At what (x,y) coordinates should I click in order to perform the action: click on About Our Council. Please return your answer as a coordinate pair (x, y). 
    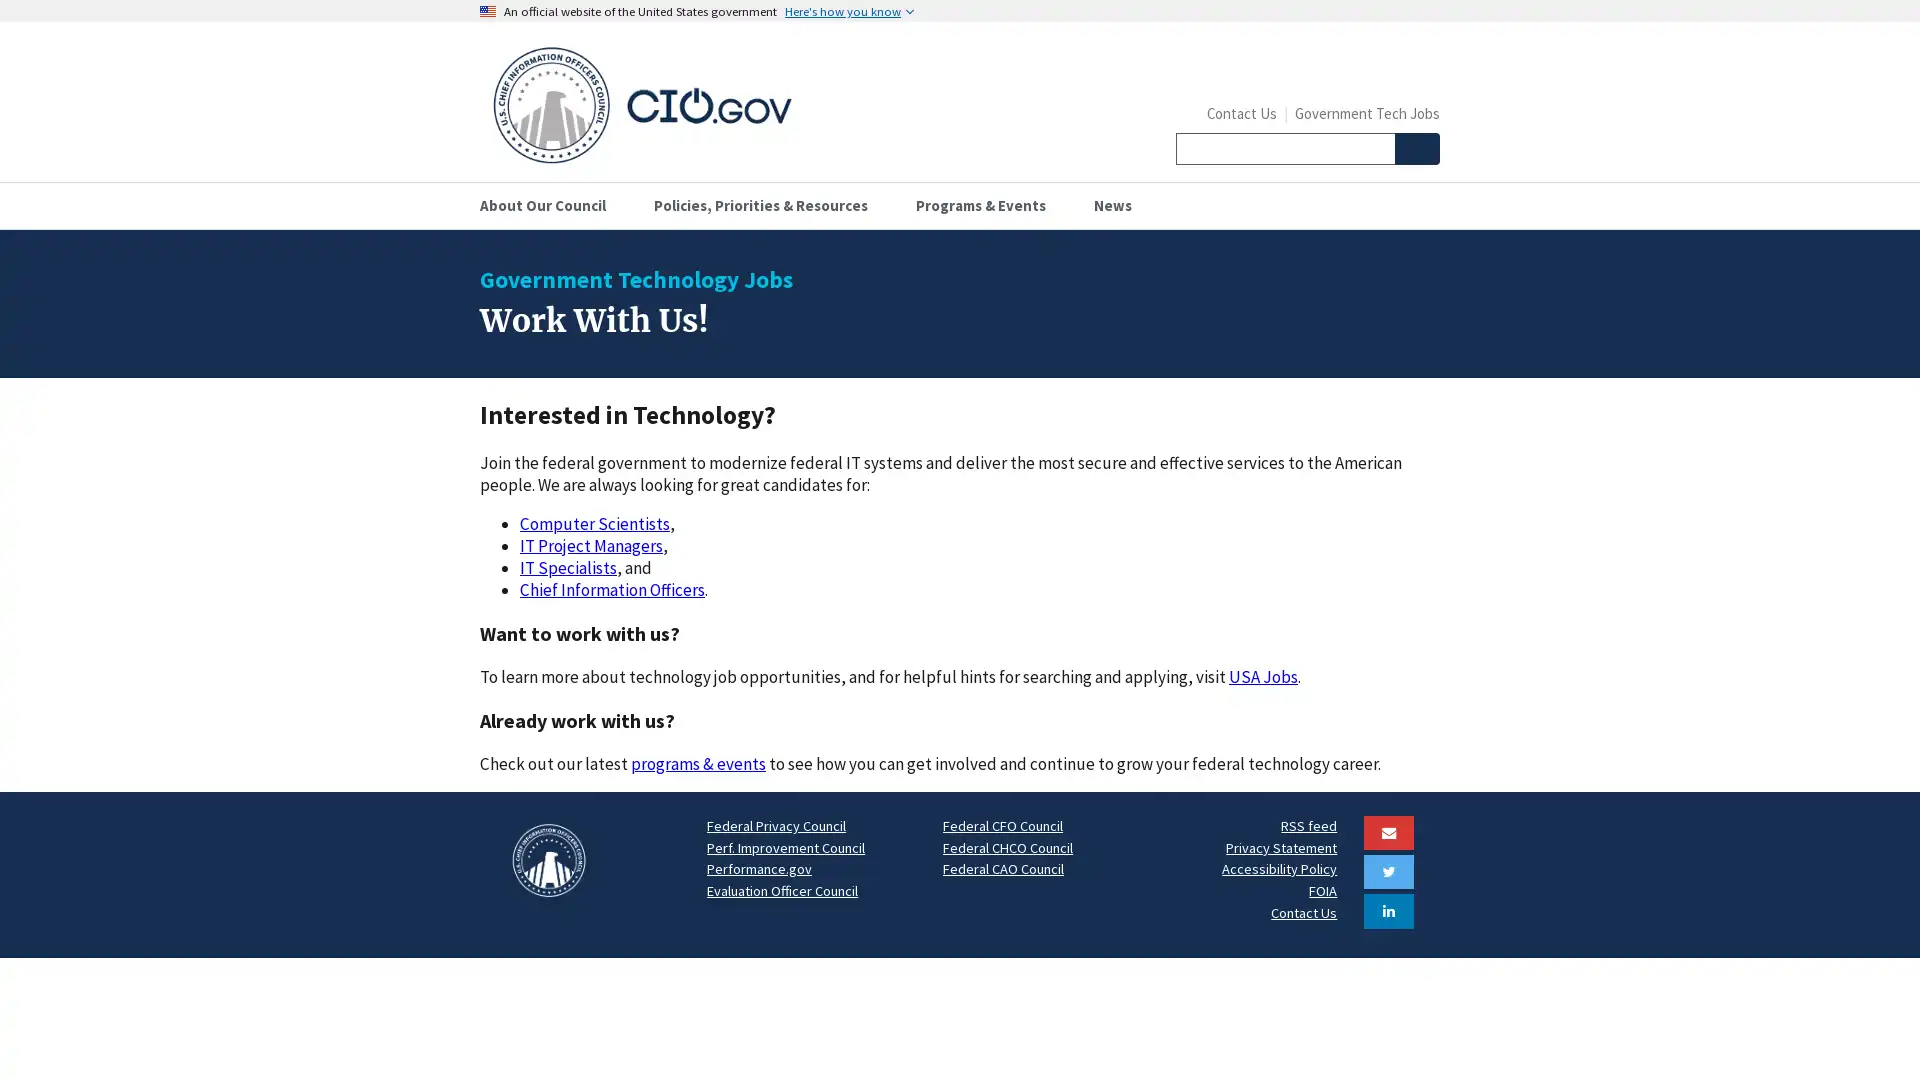
    Looking at the image, I should click on (551, 205).